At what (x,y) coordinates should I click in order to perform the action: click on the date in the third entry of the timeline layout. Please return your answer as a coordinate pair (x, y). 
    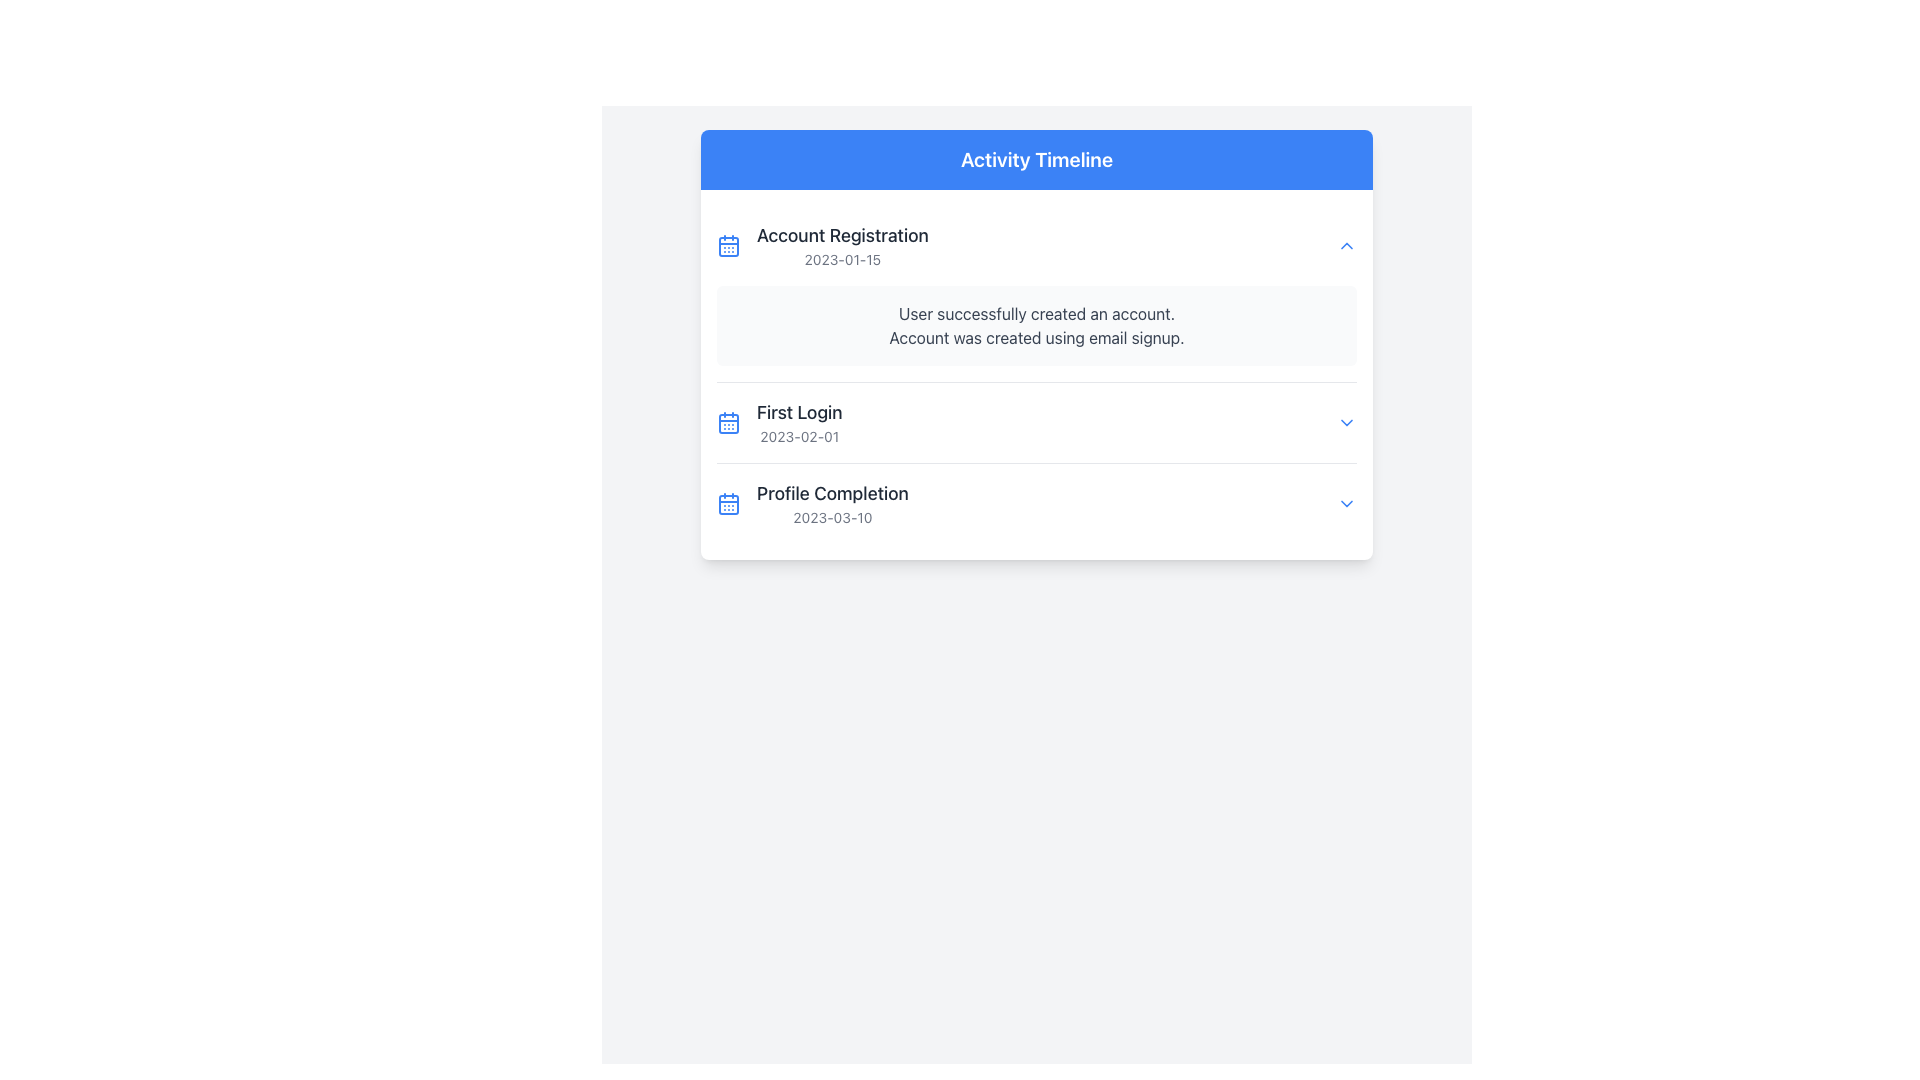
    Looking at the image, I should click on (1036, 503).